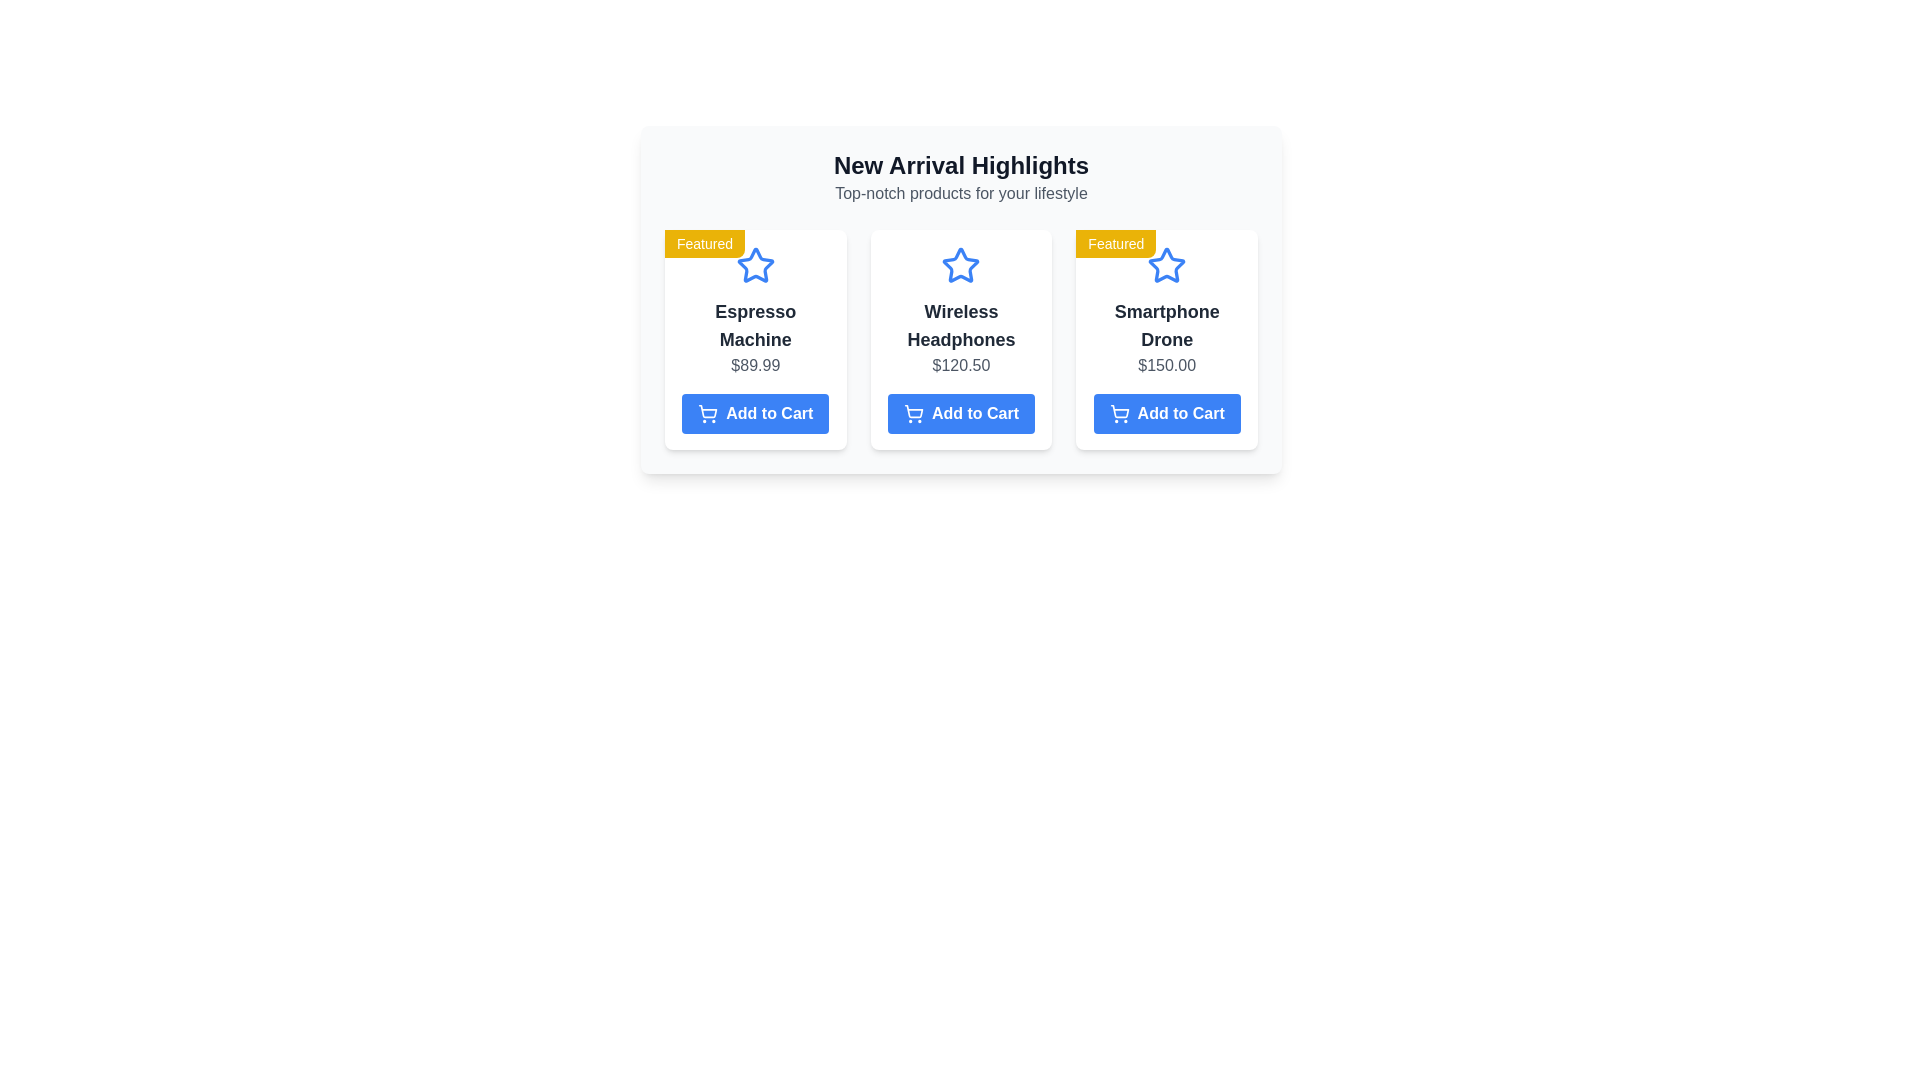 The width and height of the screenshot is (1920, 1080). Describe the element at coordinates (1167, 265) in the screenshot. I see `the Decorative icon located beneath the 'Featured' label in the 'Smartphone Drone' product card, which indicates a featured status` at that location.